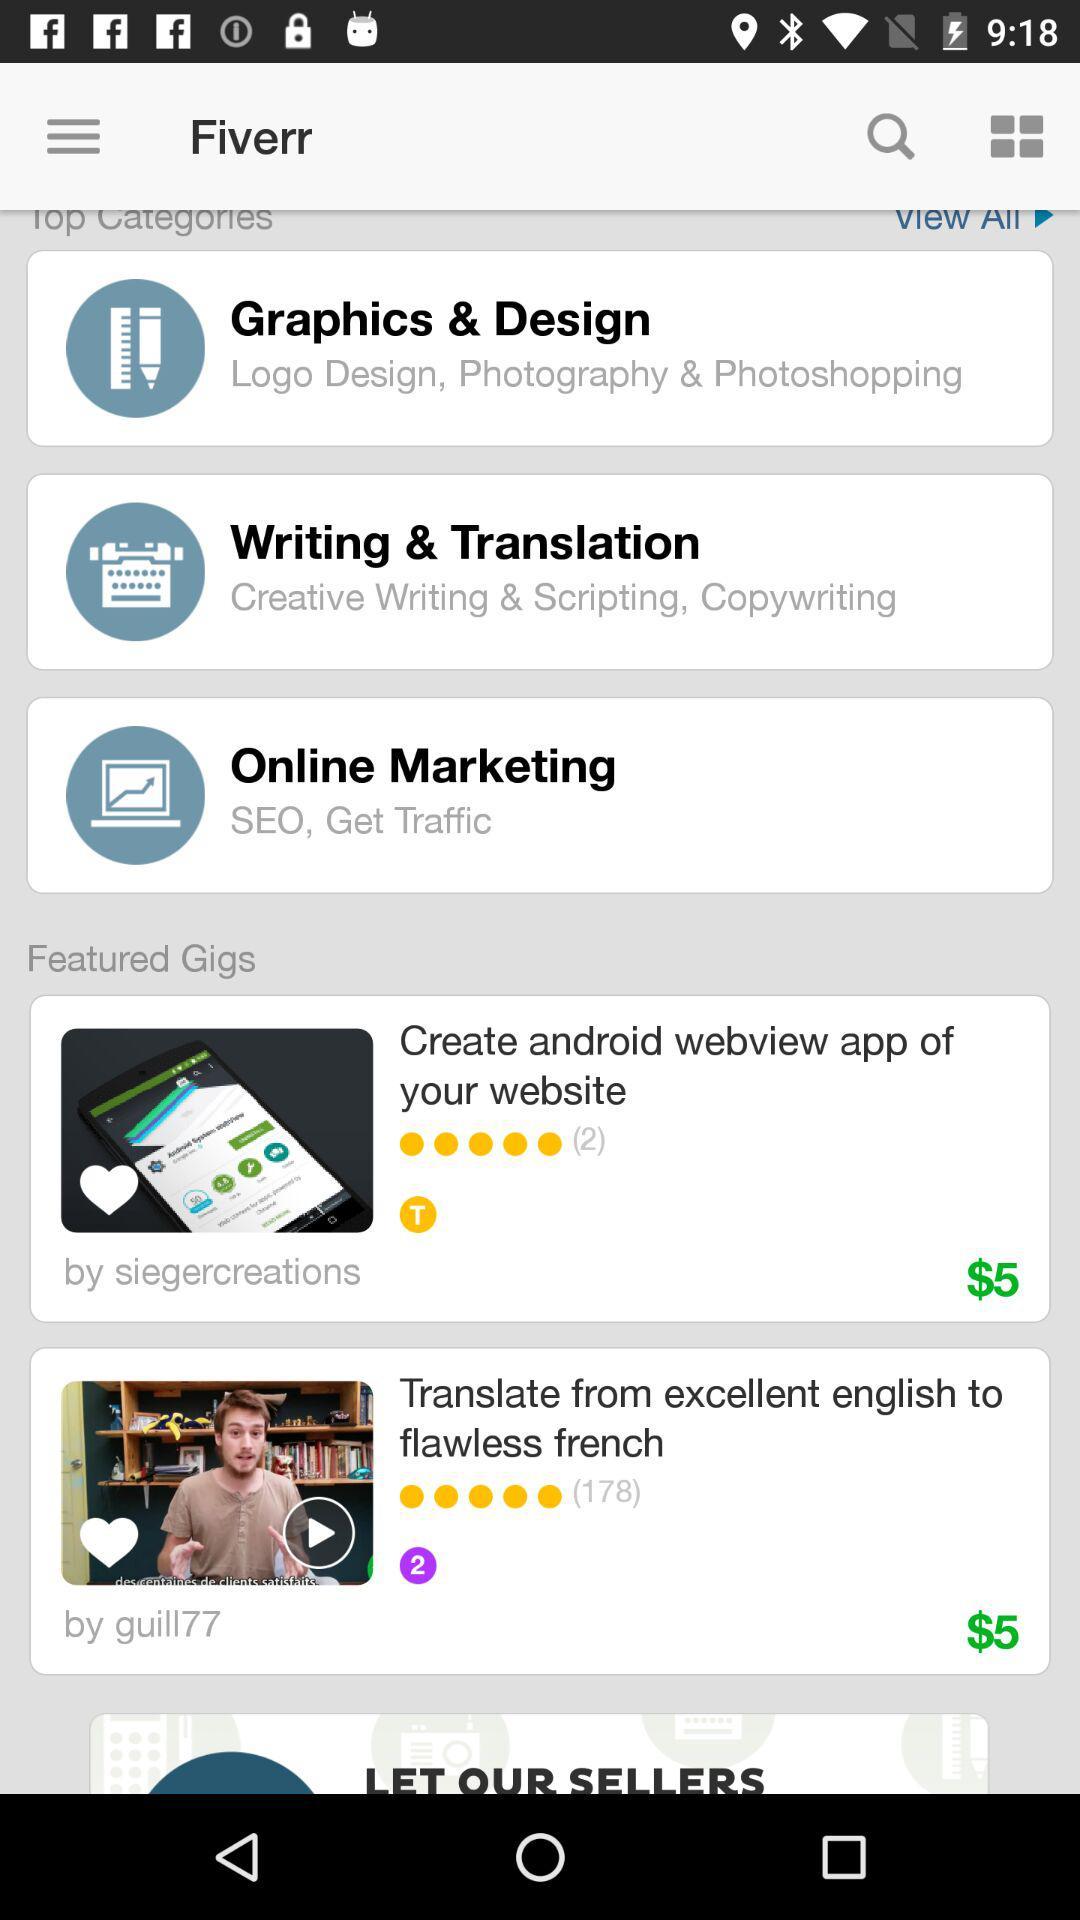  What do you see at coordinates (764, 1490) in the screenshot?
I see `icon above the $5 item` at bounding box center [764, 1490].